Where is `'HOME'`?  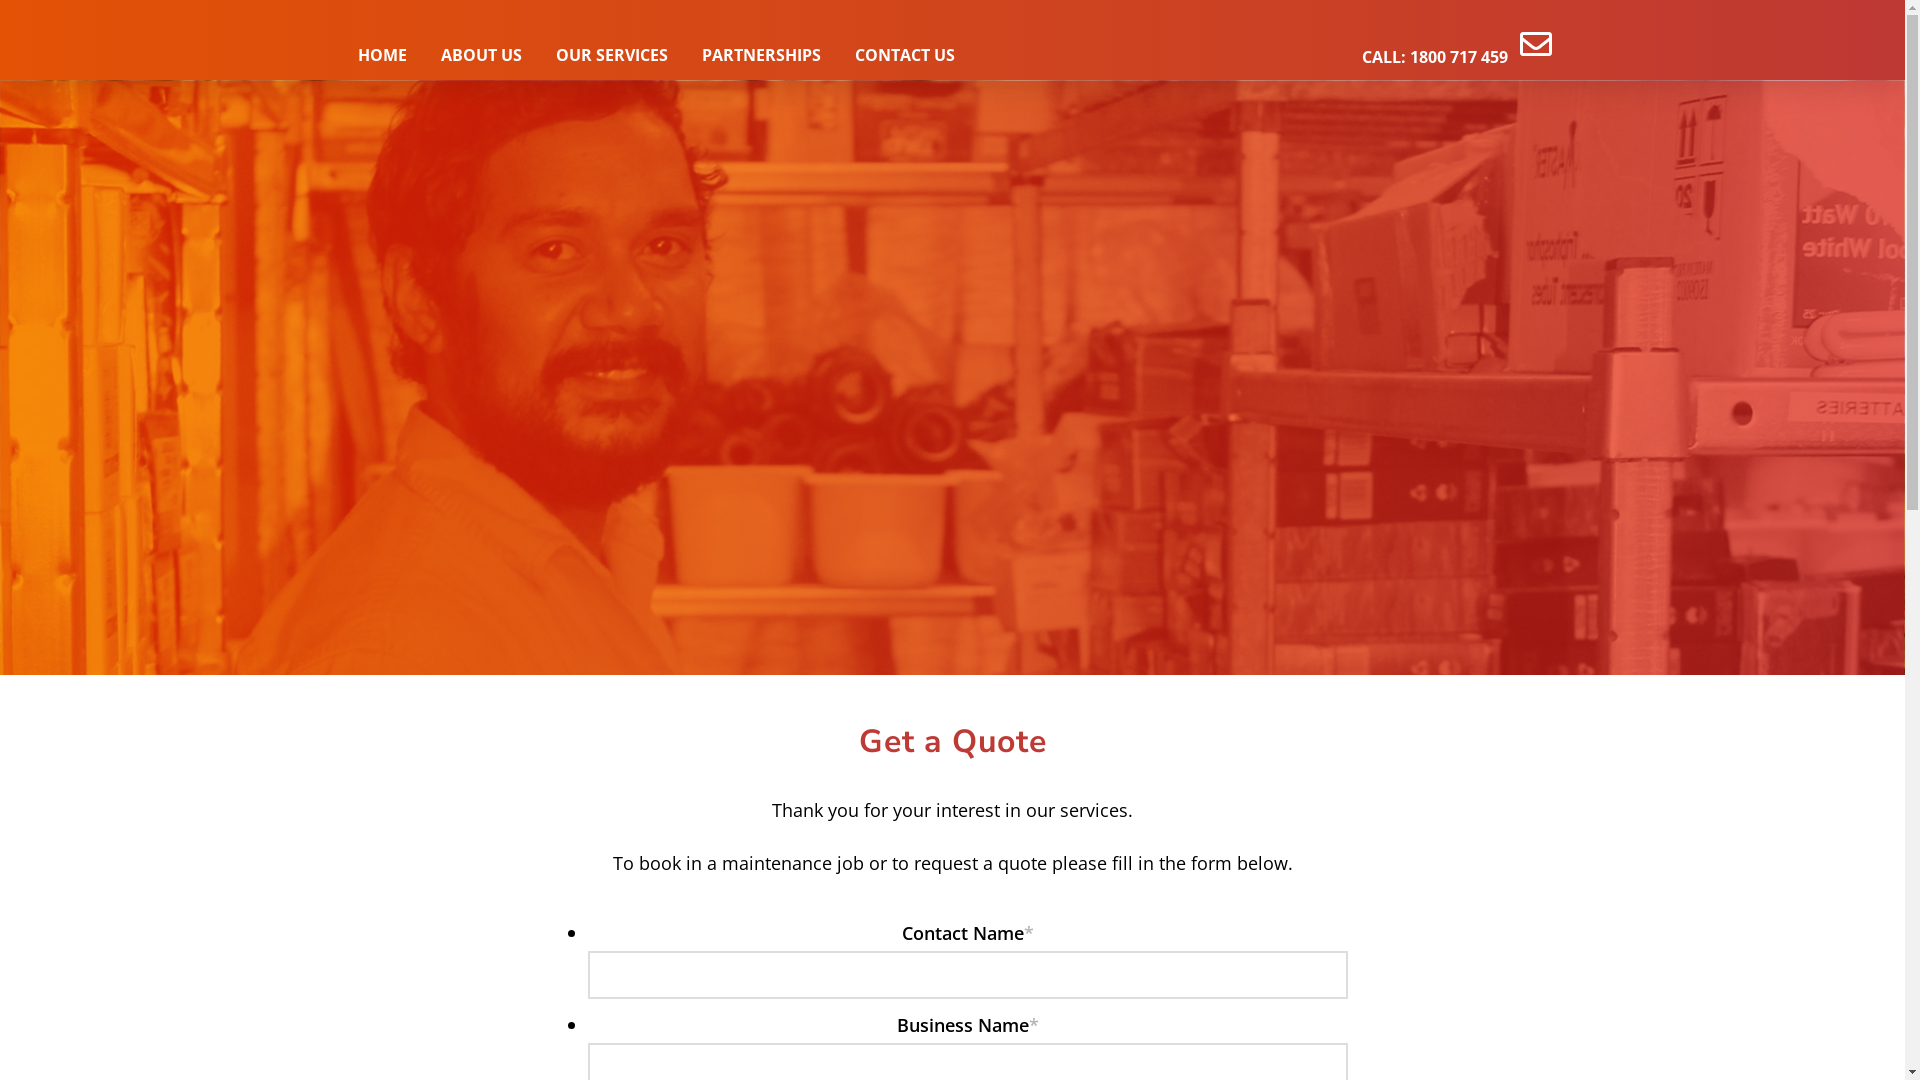 'HOME' is located at coordinates (381, 53).